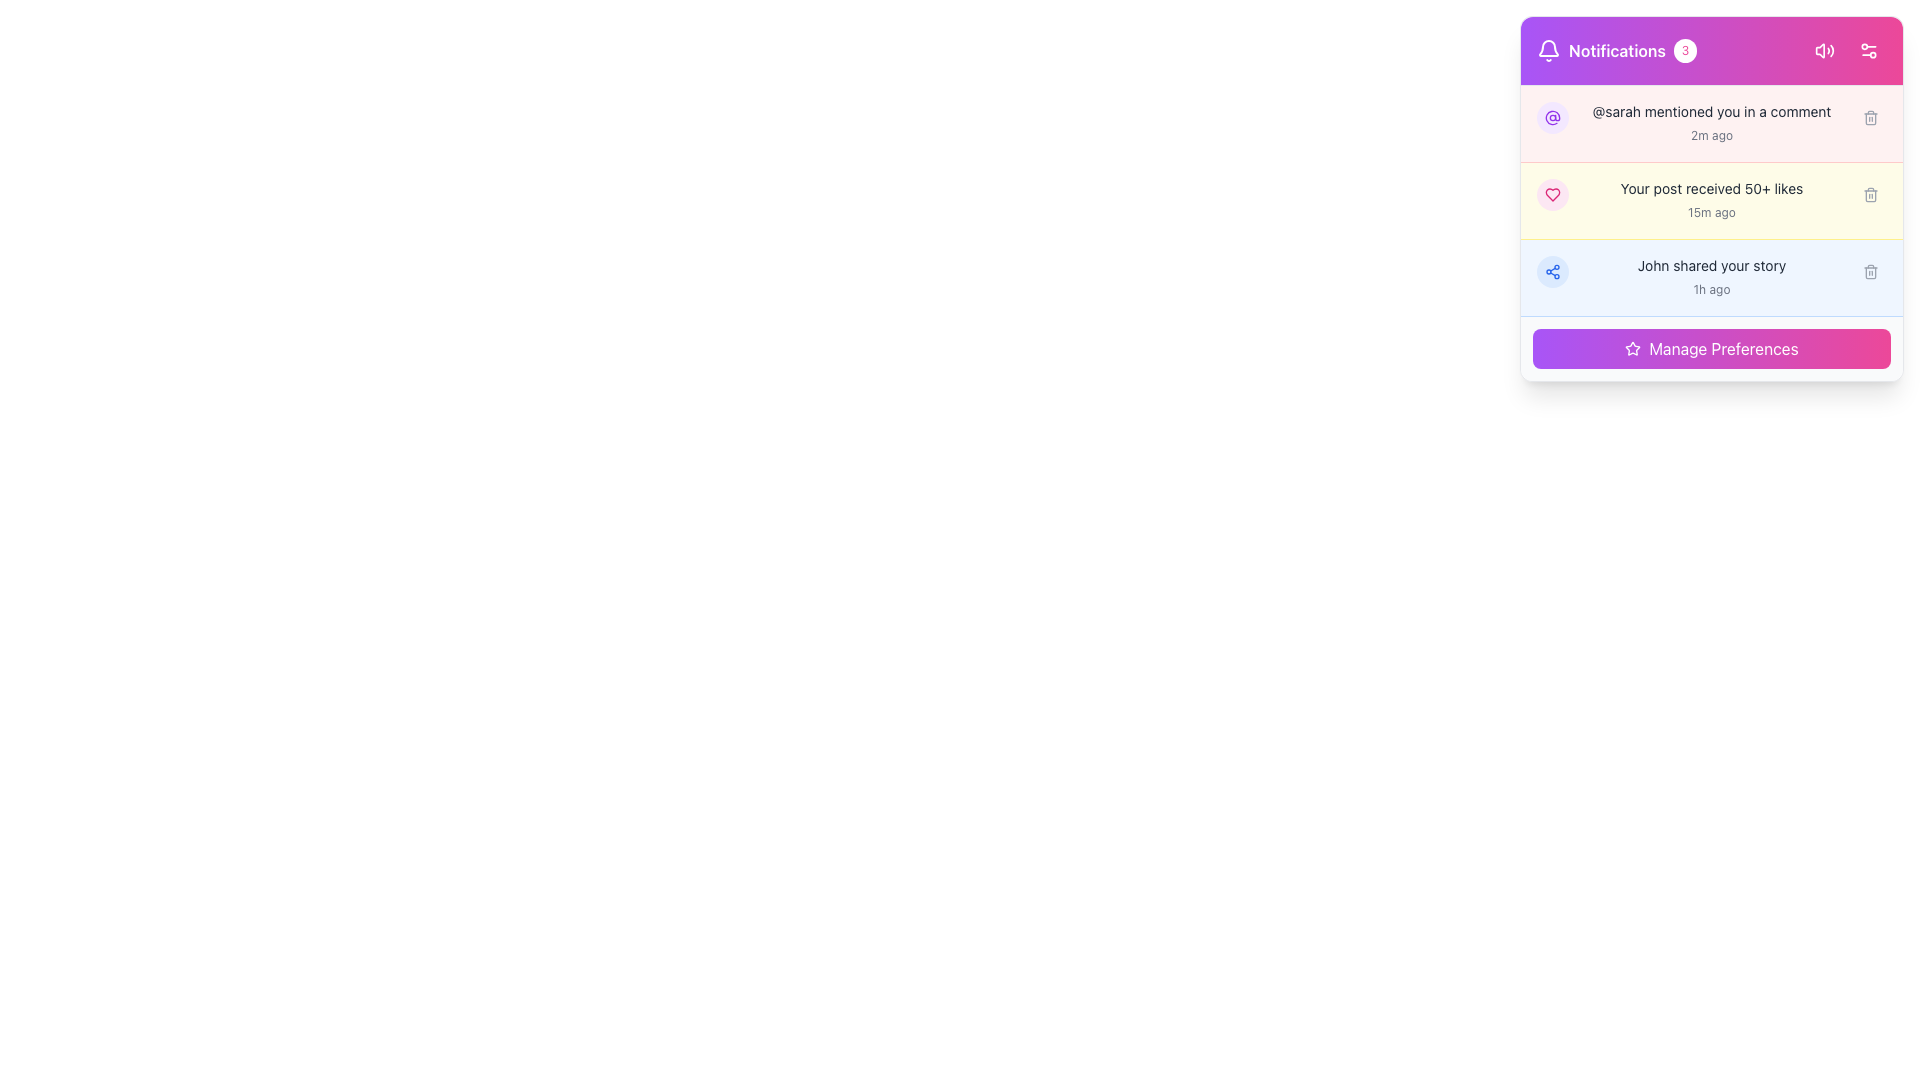 Image resolution: width=1920 pixels, height=1080 pixels. Describe the element at coordinates (1870, 118) in the screenshot. I see `the small rounded button with a gray trashcan icon that indicates a delete action, located to the right of the notification text '@sarah mentioned you in a comment' within the first notification row of the notification panel` at that location.